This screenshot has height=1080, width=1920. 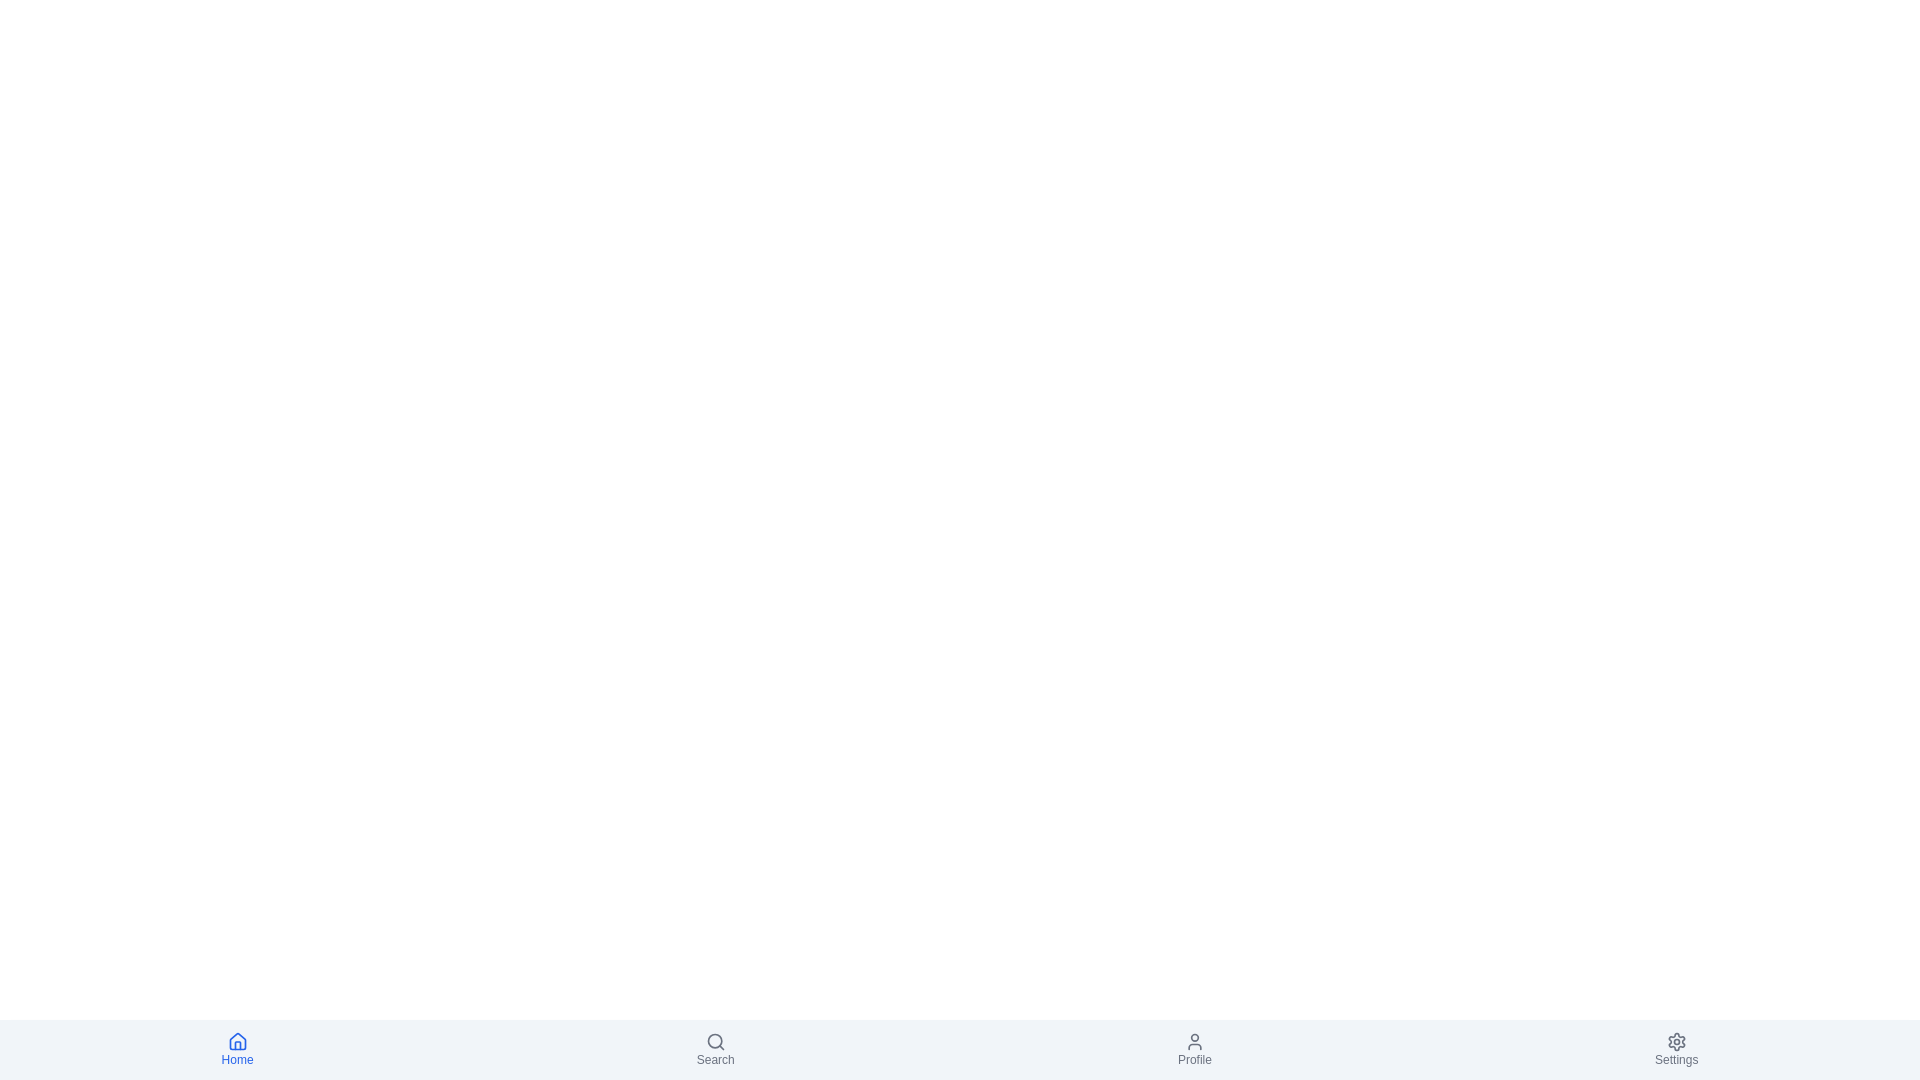 What do you see at coordinates (1676, 1059) in the screenshot?
I see `the 'Settings' text label located in the bottom-right corner of the navigation bar` at bounding box center [1676, 1059].